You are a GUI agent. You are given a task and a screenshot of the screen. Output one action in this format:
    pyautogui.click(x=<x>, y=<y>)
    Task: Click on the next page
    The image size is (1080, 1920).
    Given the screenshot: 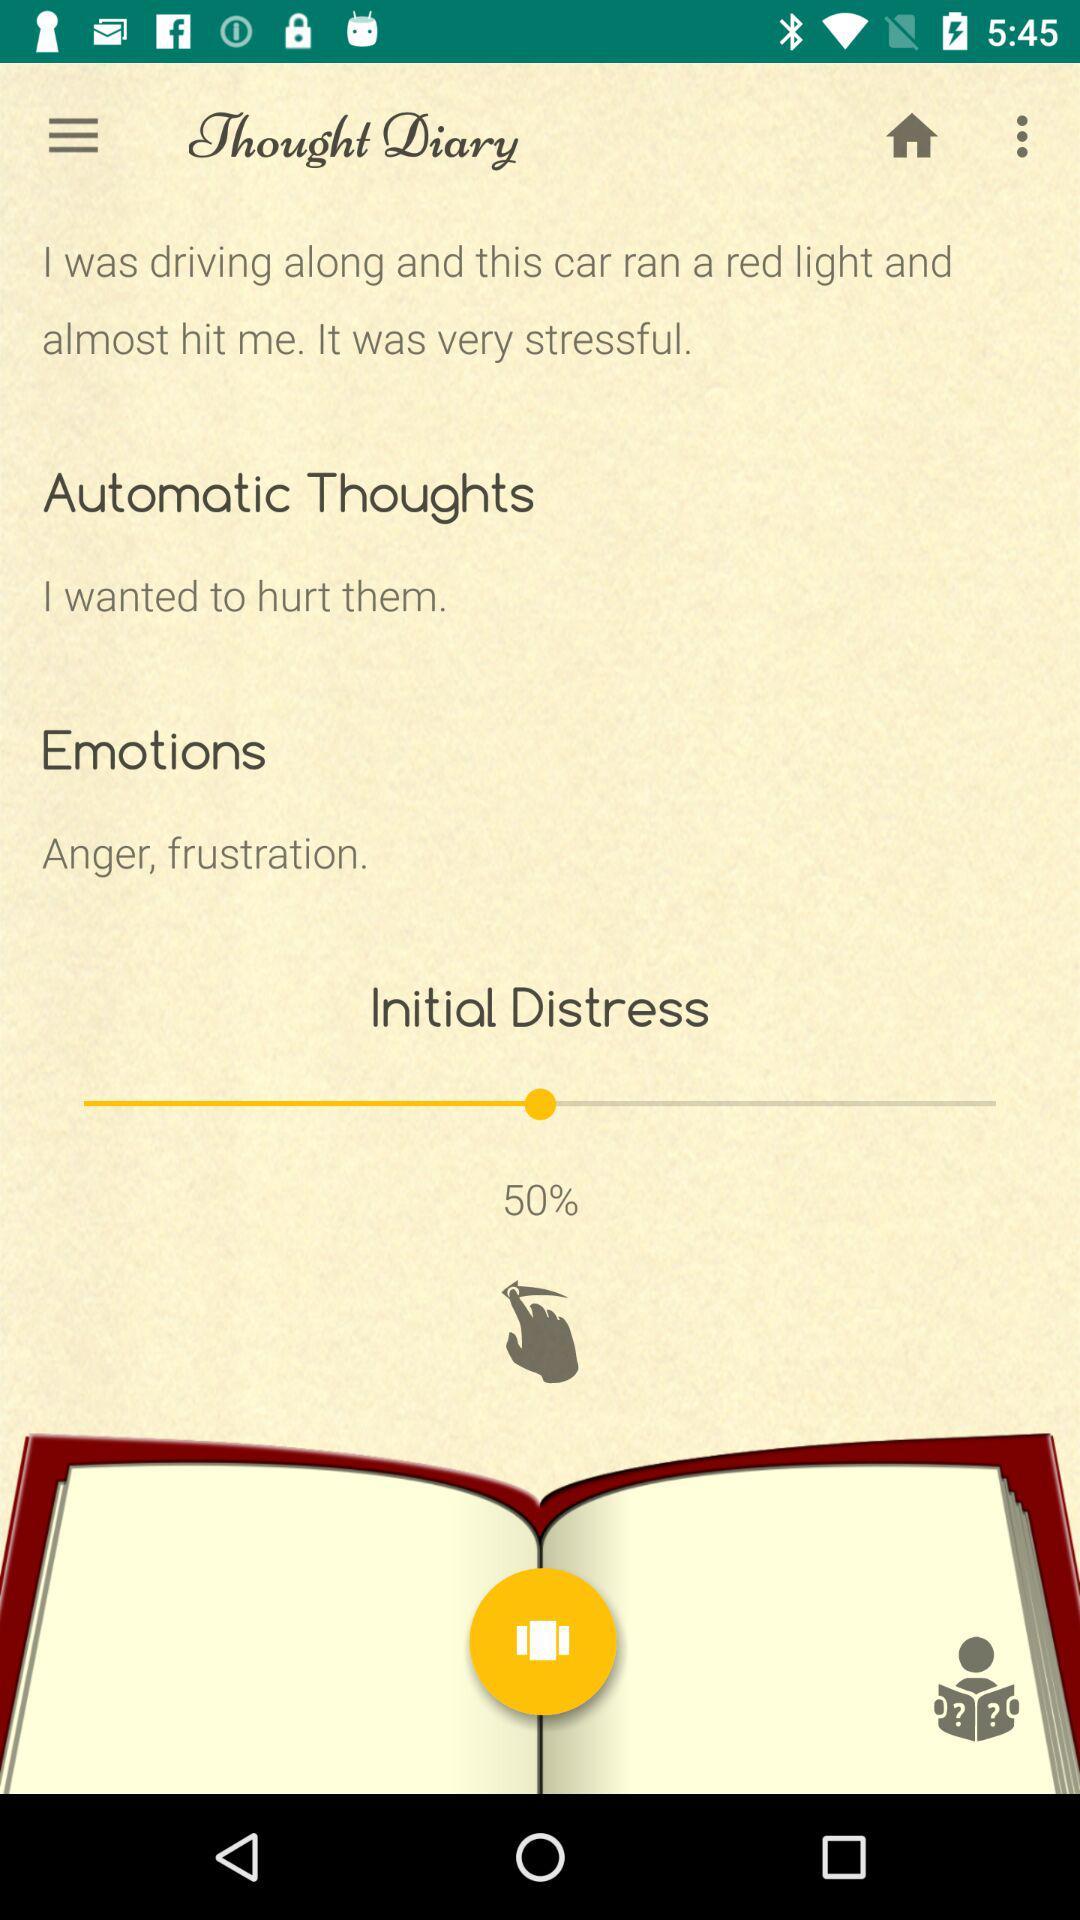 What is the action you would take?
    pyautogui.click(x=543, y=1641)
    